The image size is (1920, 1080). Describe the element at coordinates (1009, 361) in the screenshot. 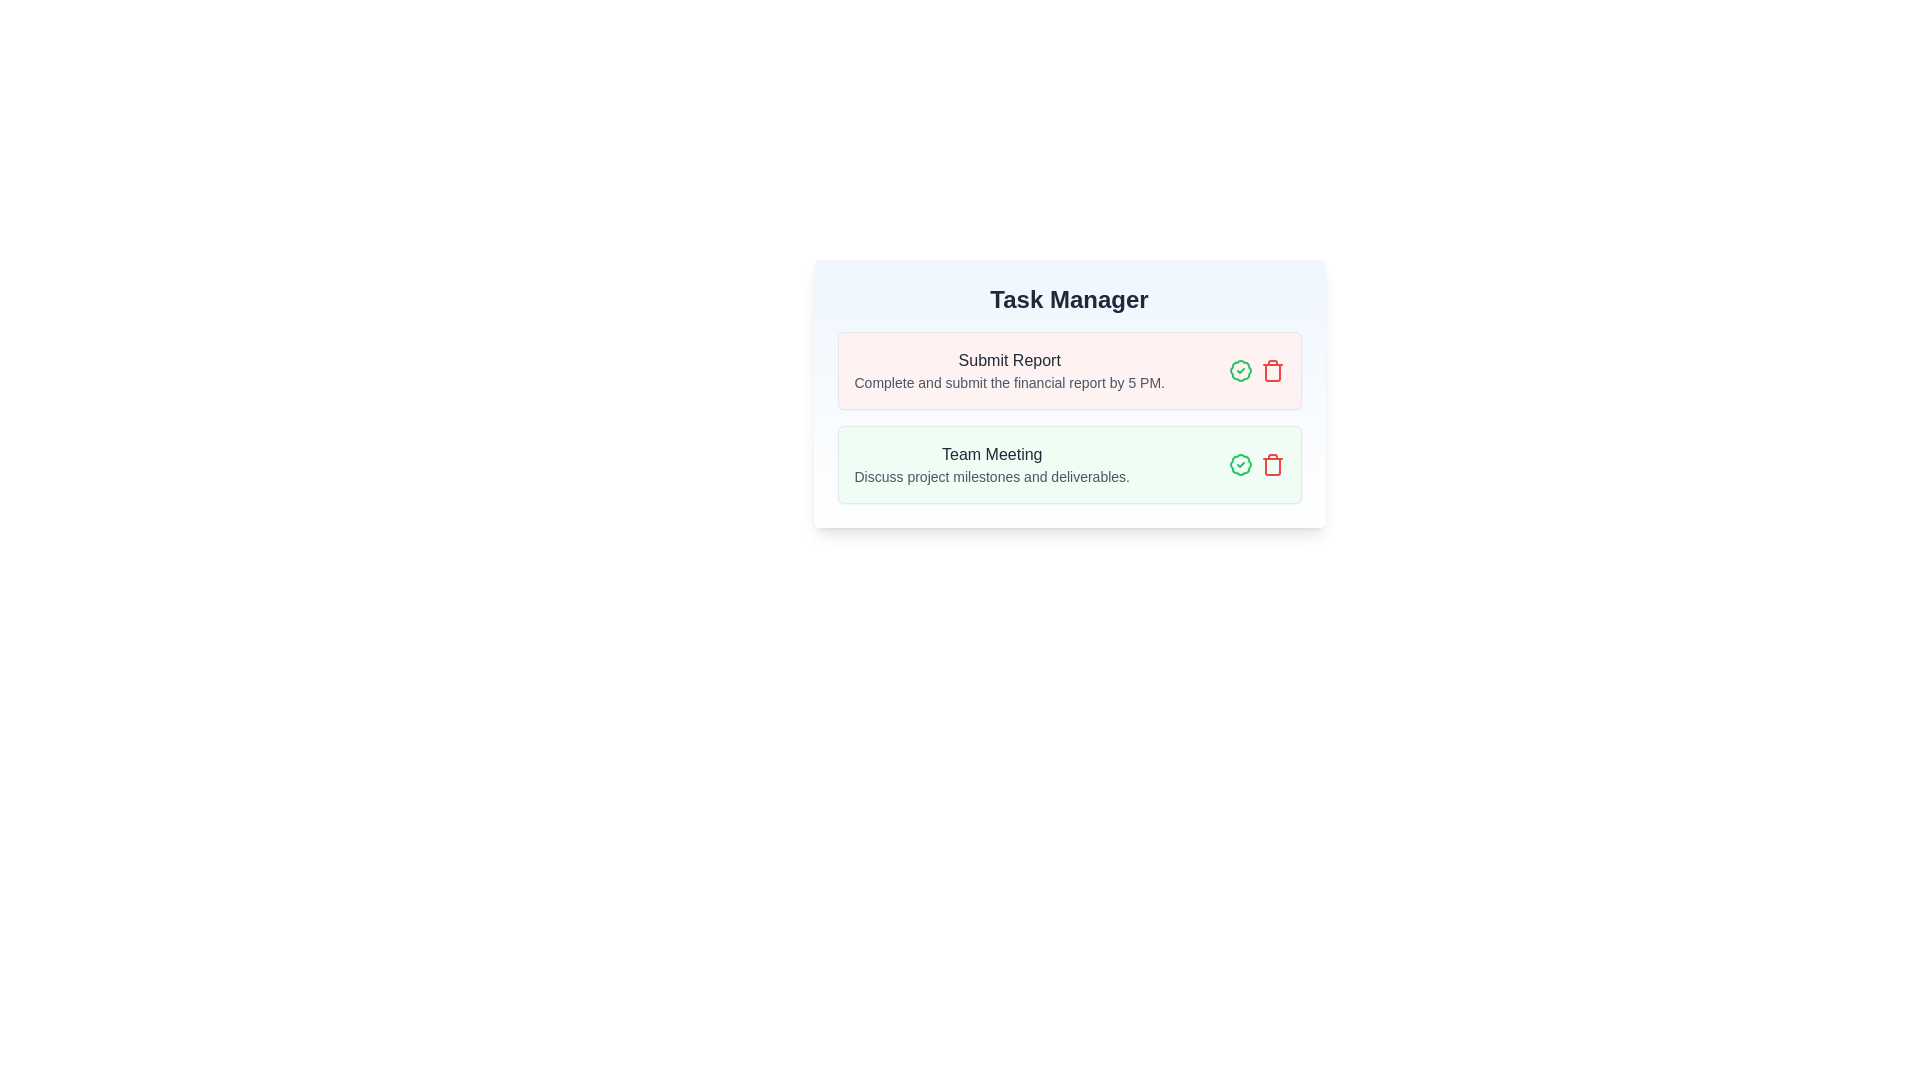

I see `the Text Label that serves as a title for submitting a report, located above the description text in the top-left quadrant of the task area` at that location.